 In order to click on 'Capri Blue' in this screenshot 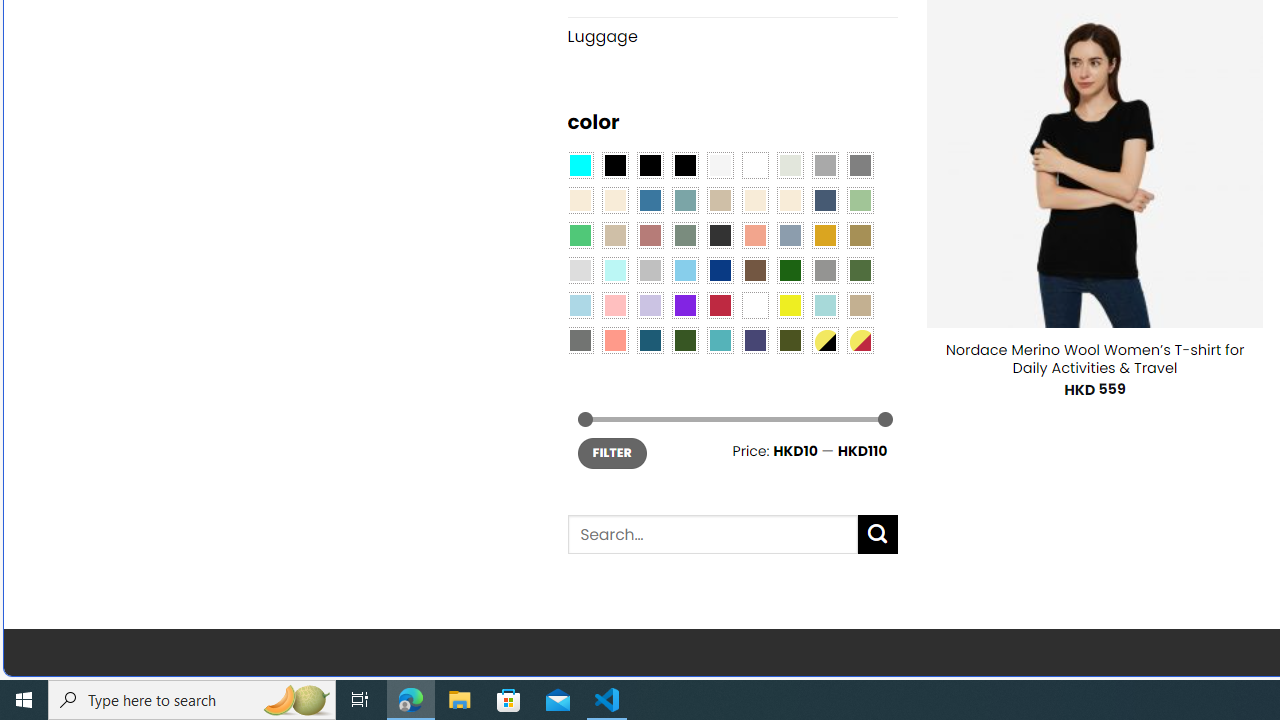, I will do `click(650, 338)`.